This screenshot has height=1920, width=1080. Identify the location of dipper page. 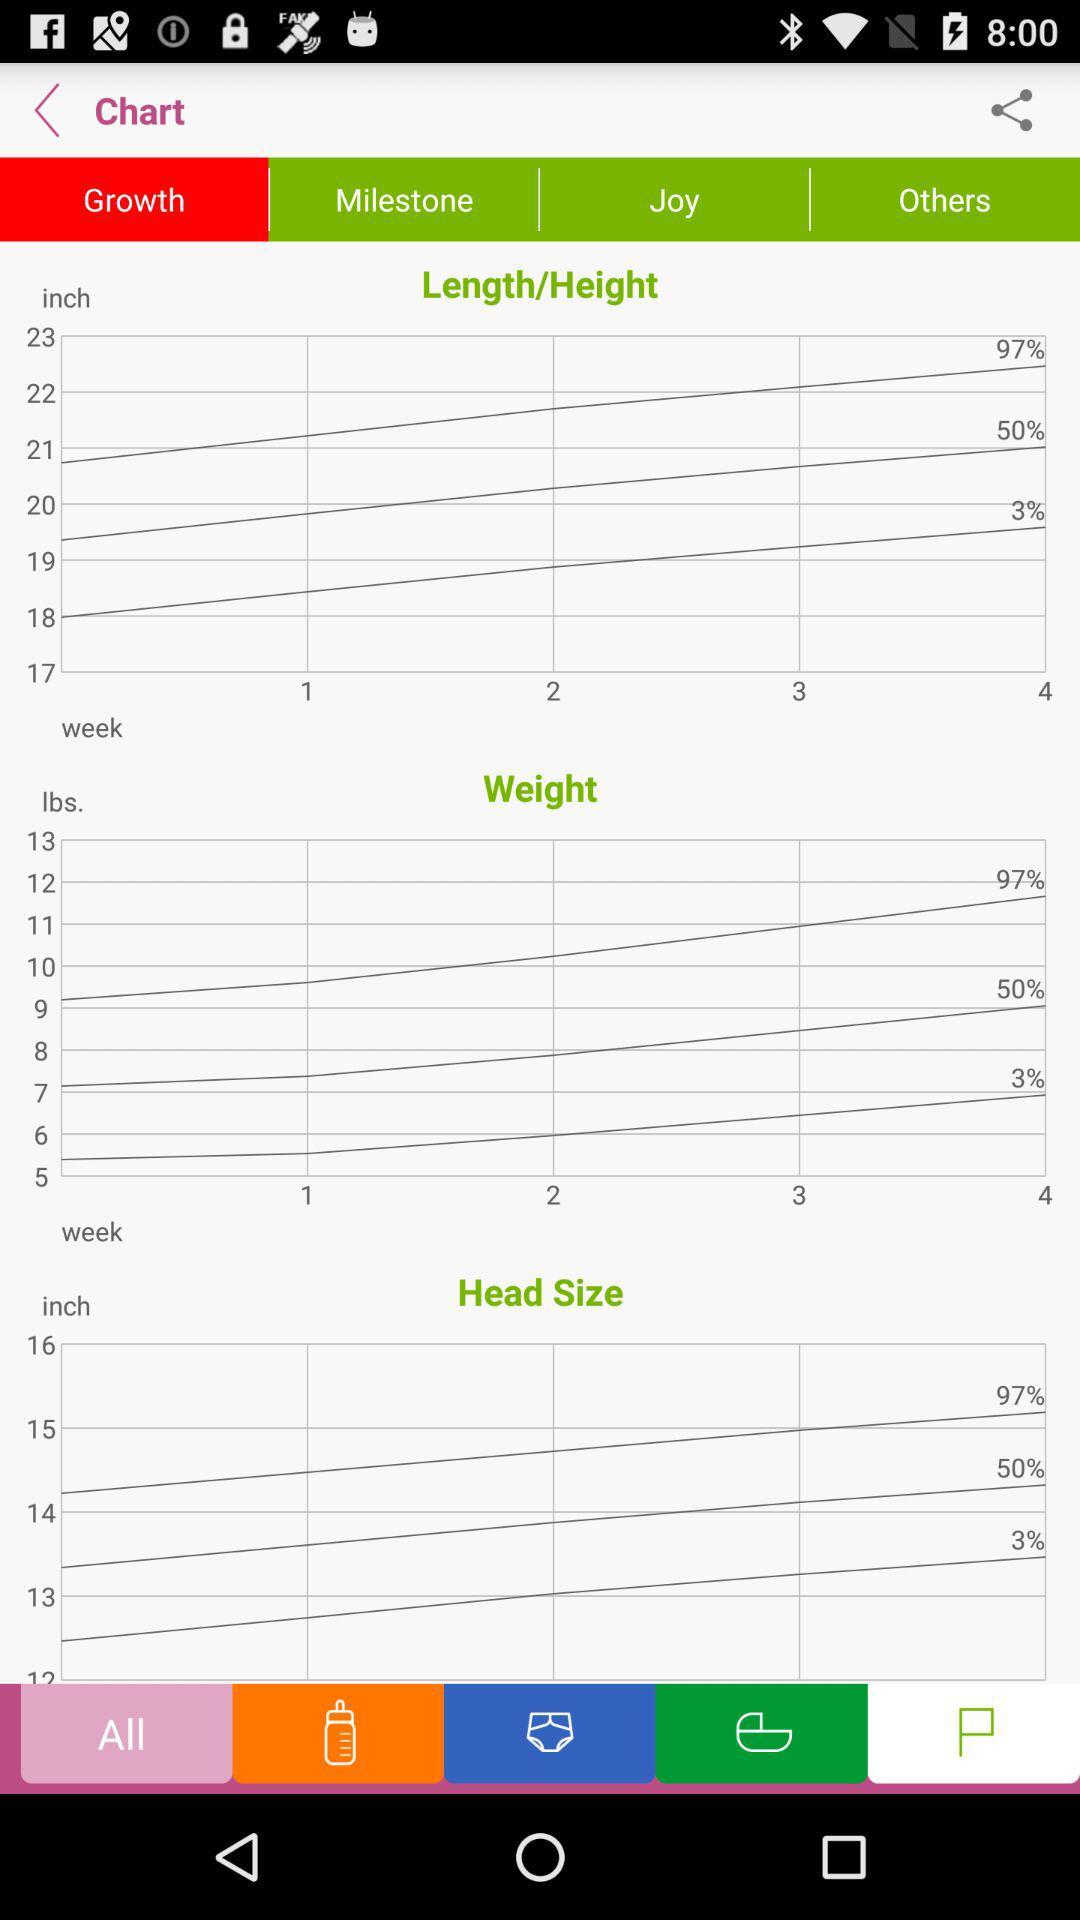
(549, 1737).